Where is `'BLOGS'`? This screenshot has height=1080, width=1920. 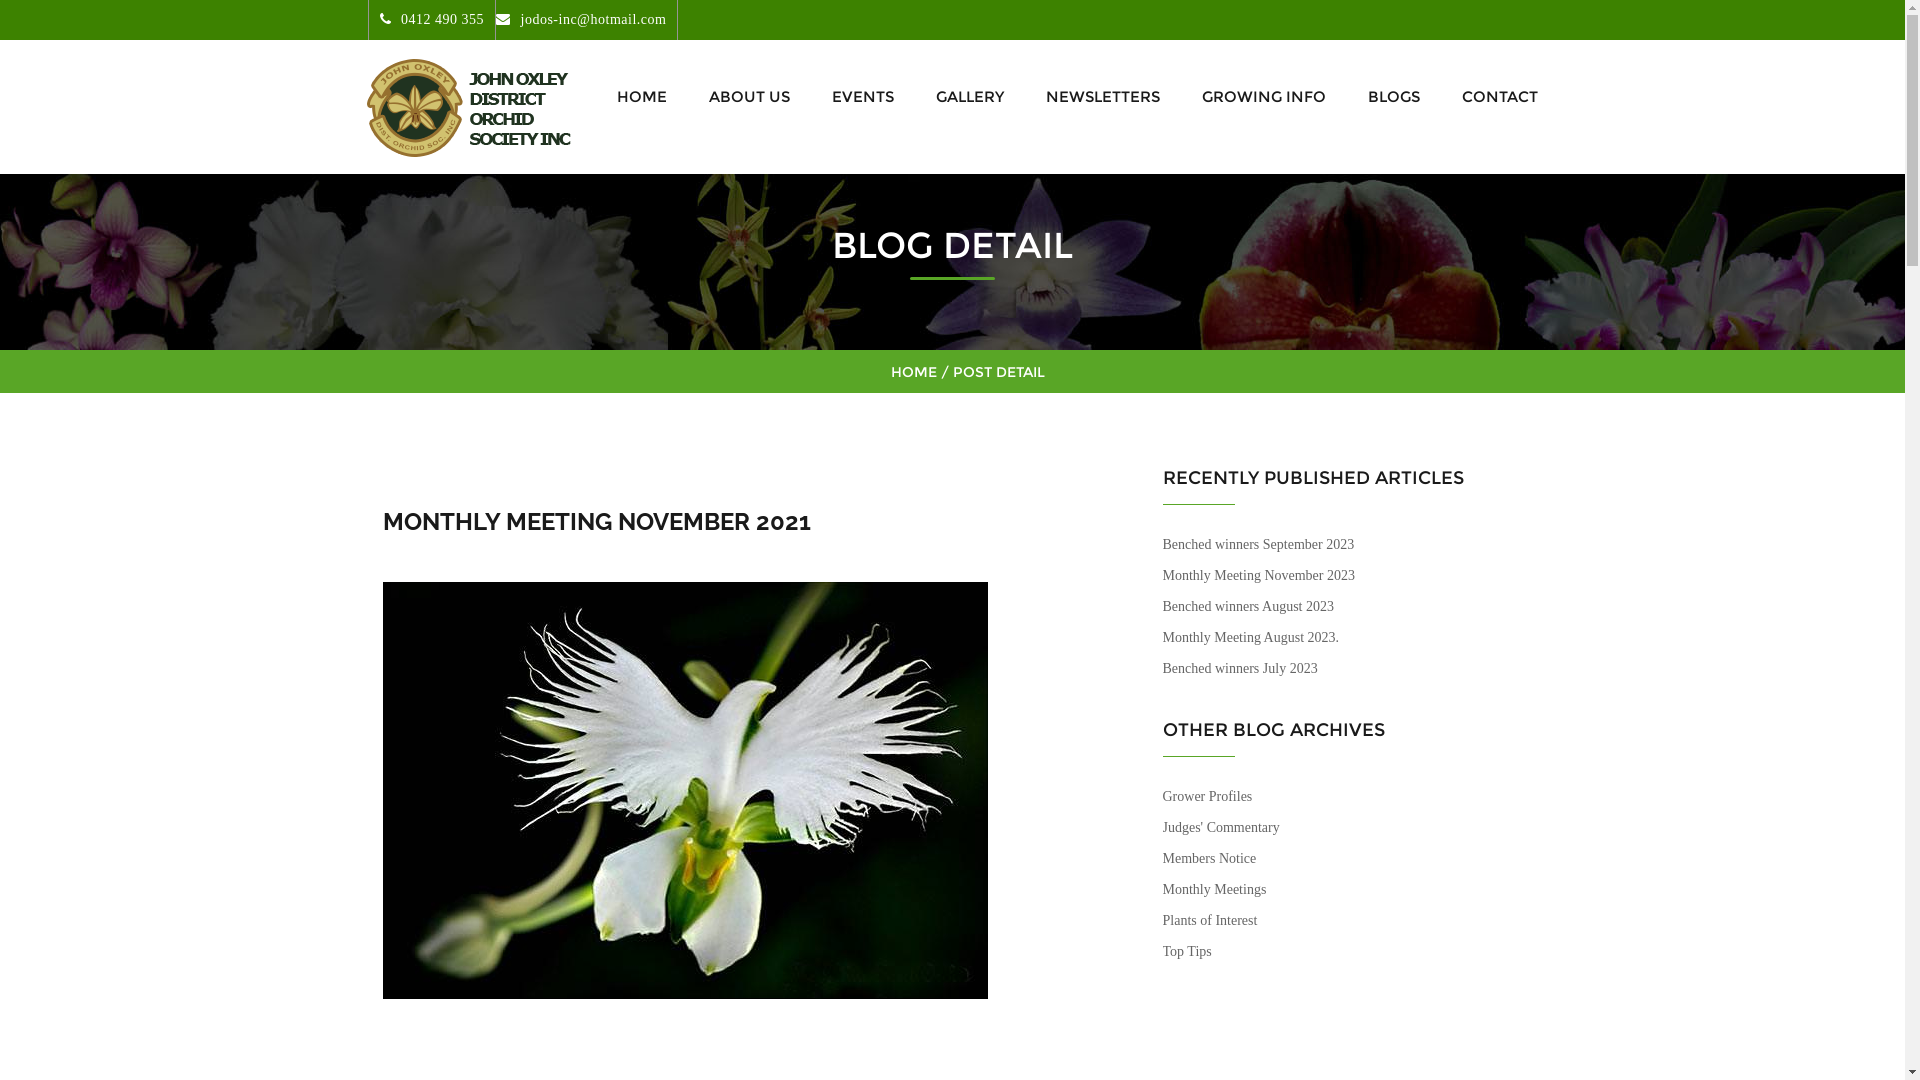
'BLOGS' is located at coordinates (1392, 96).